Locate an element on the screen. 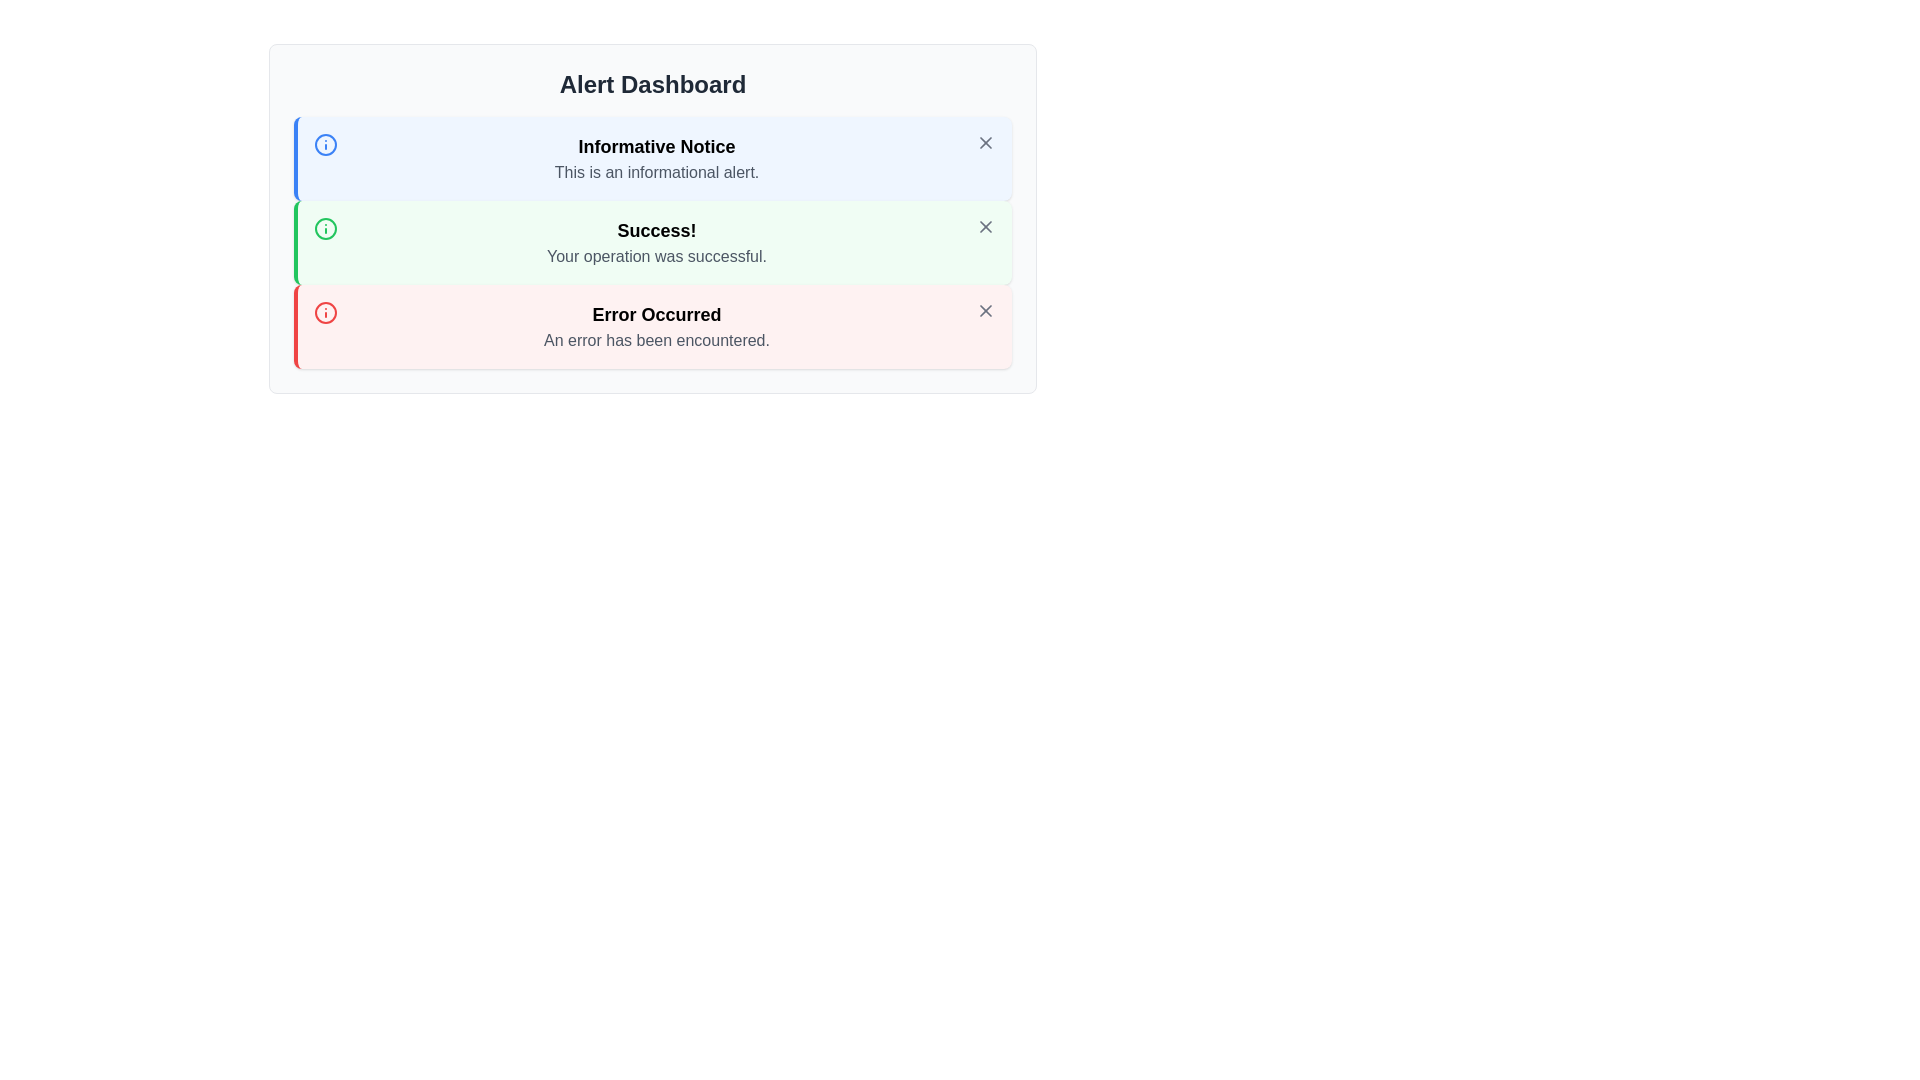  bold, larger font text 'Informative Notice' displayed prominently within the light blue alert box at the top section of the page is located at coordinates (657, 145).